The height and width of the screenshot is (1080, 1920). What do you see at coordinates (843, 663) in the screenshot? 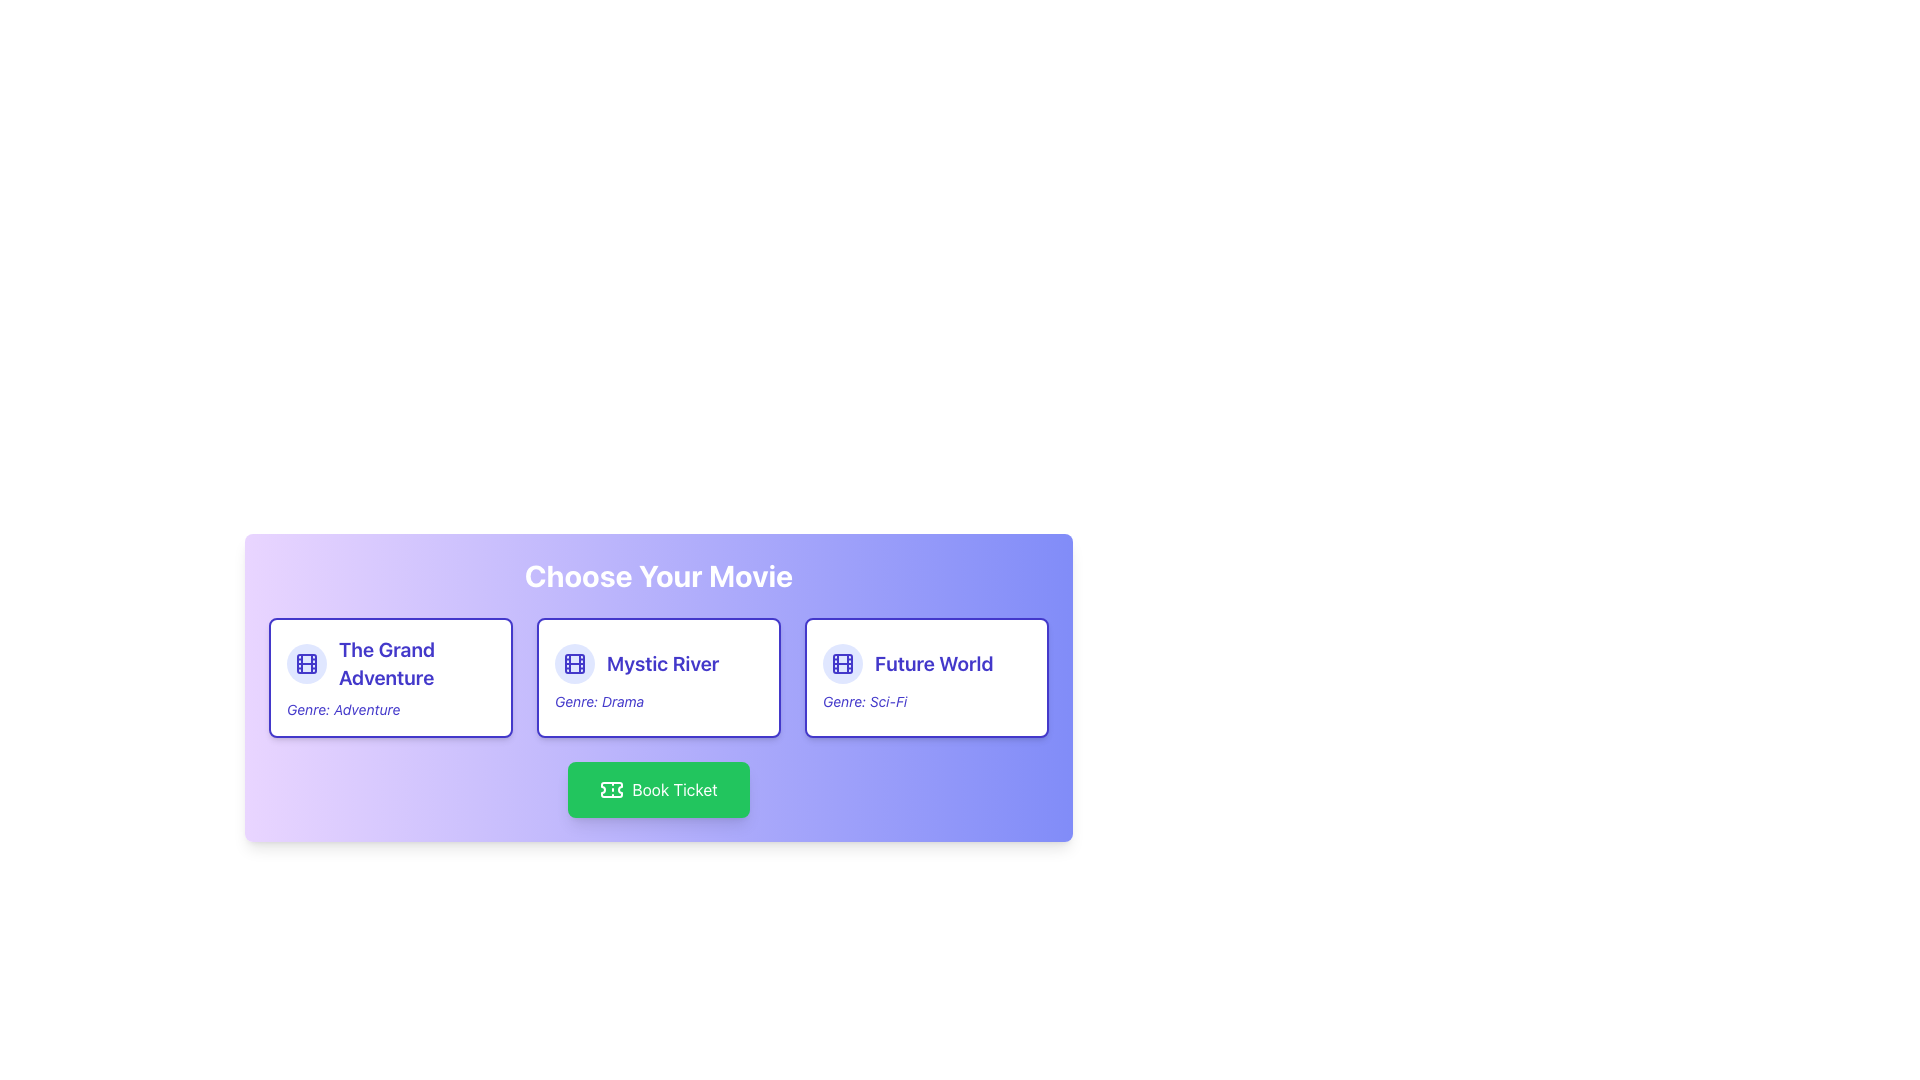
I see `the filmstrip icon with a blue stroke on a white background, located within a circular indigo background in the top-right card labeled 'Future World' under the 'Choose Your Movie' section` at bounding box center [843, 663].